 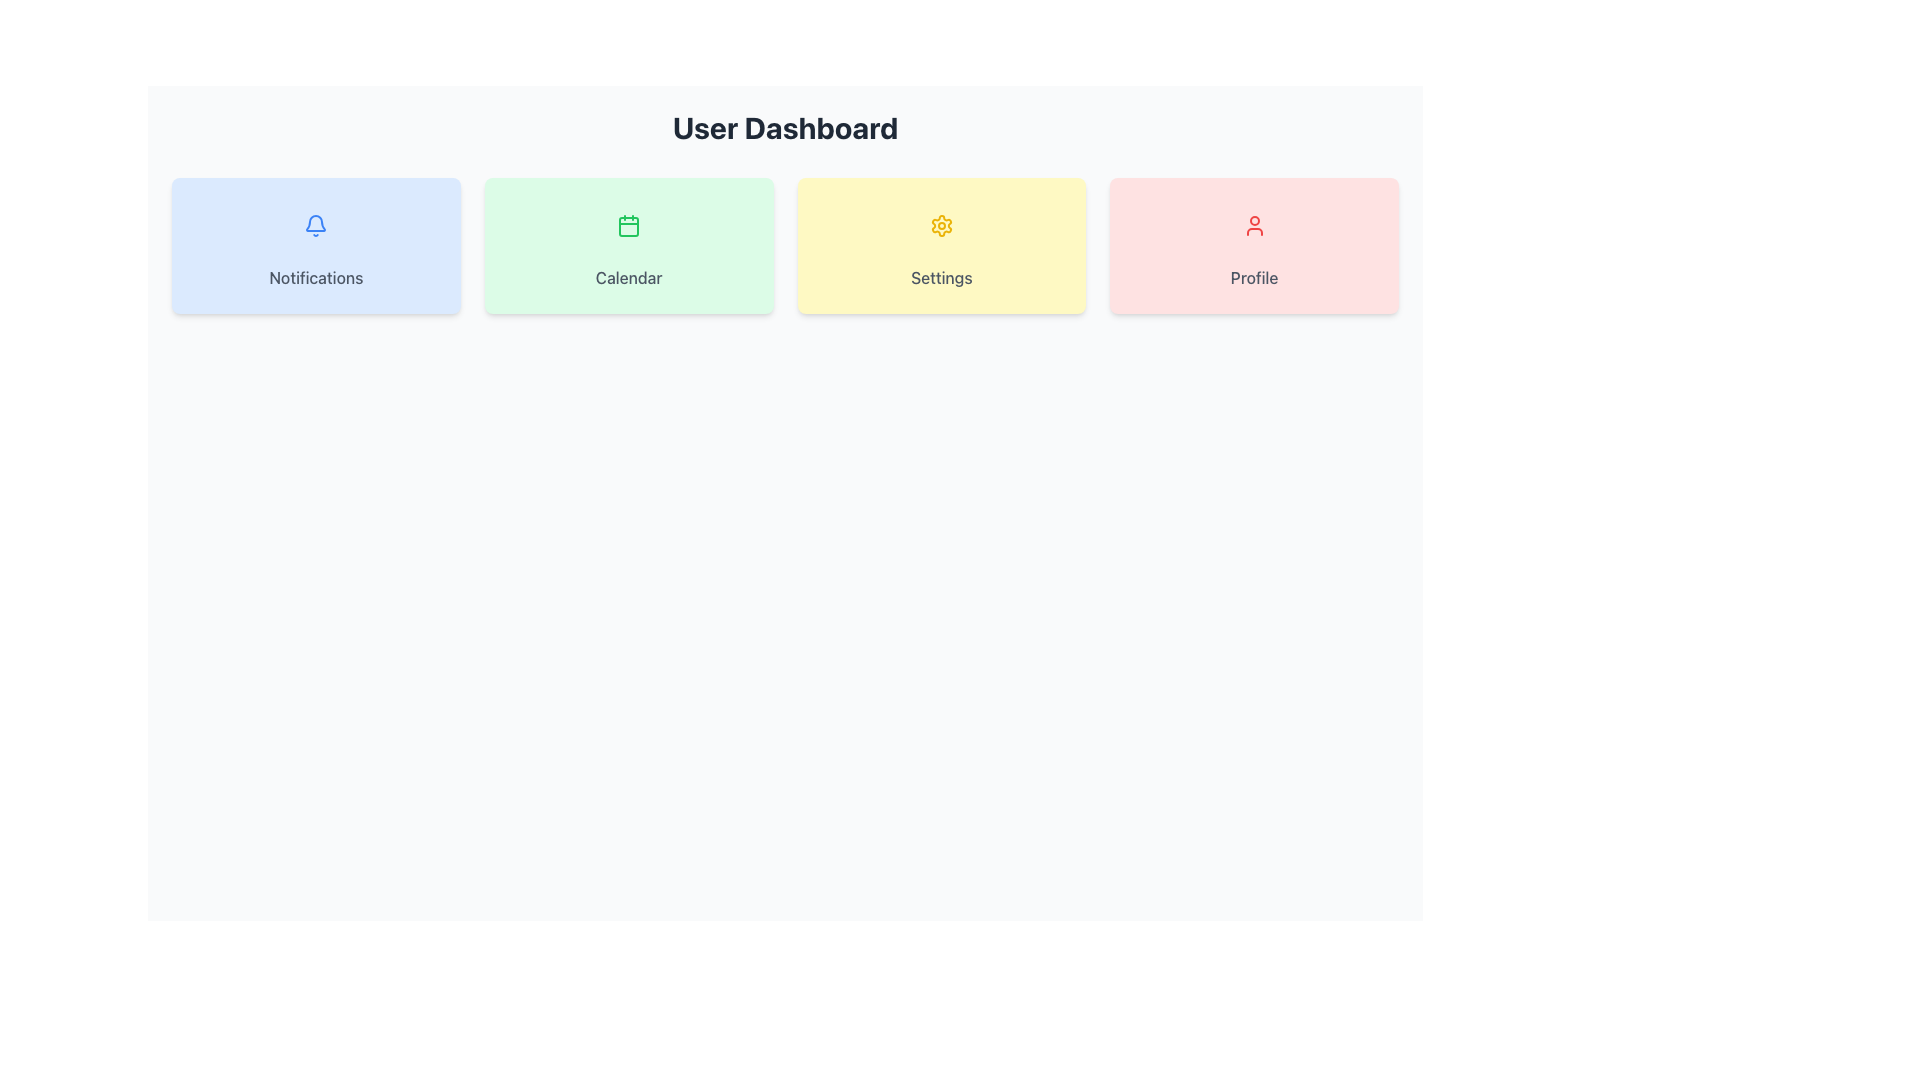 I want to click on the notification icon located in the first card labeled 'Notifications', which serves as the entry point for accessing alerts in the application, so click(x=315, y=225).